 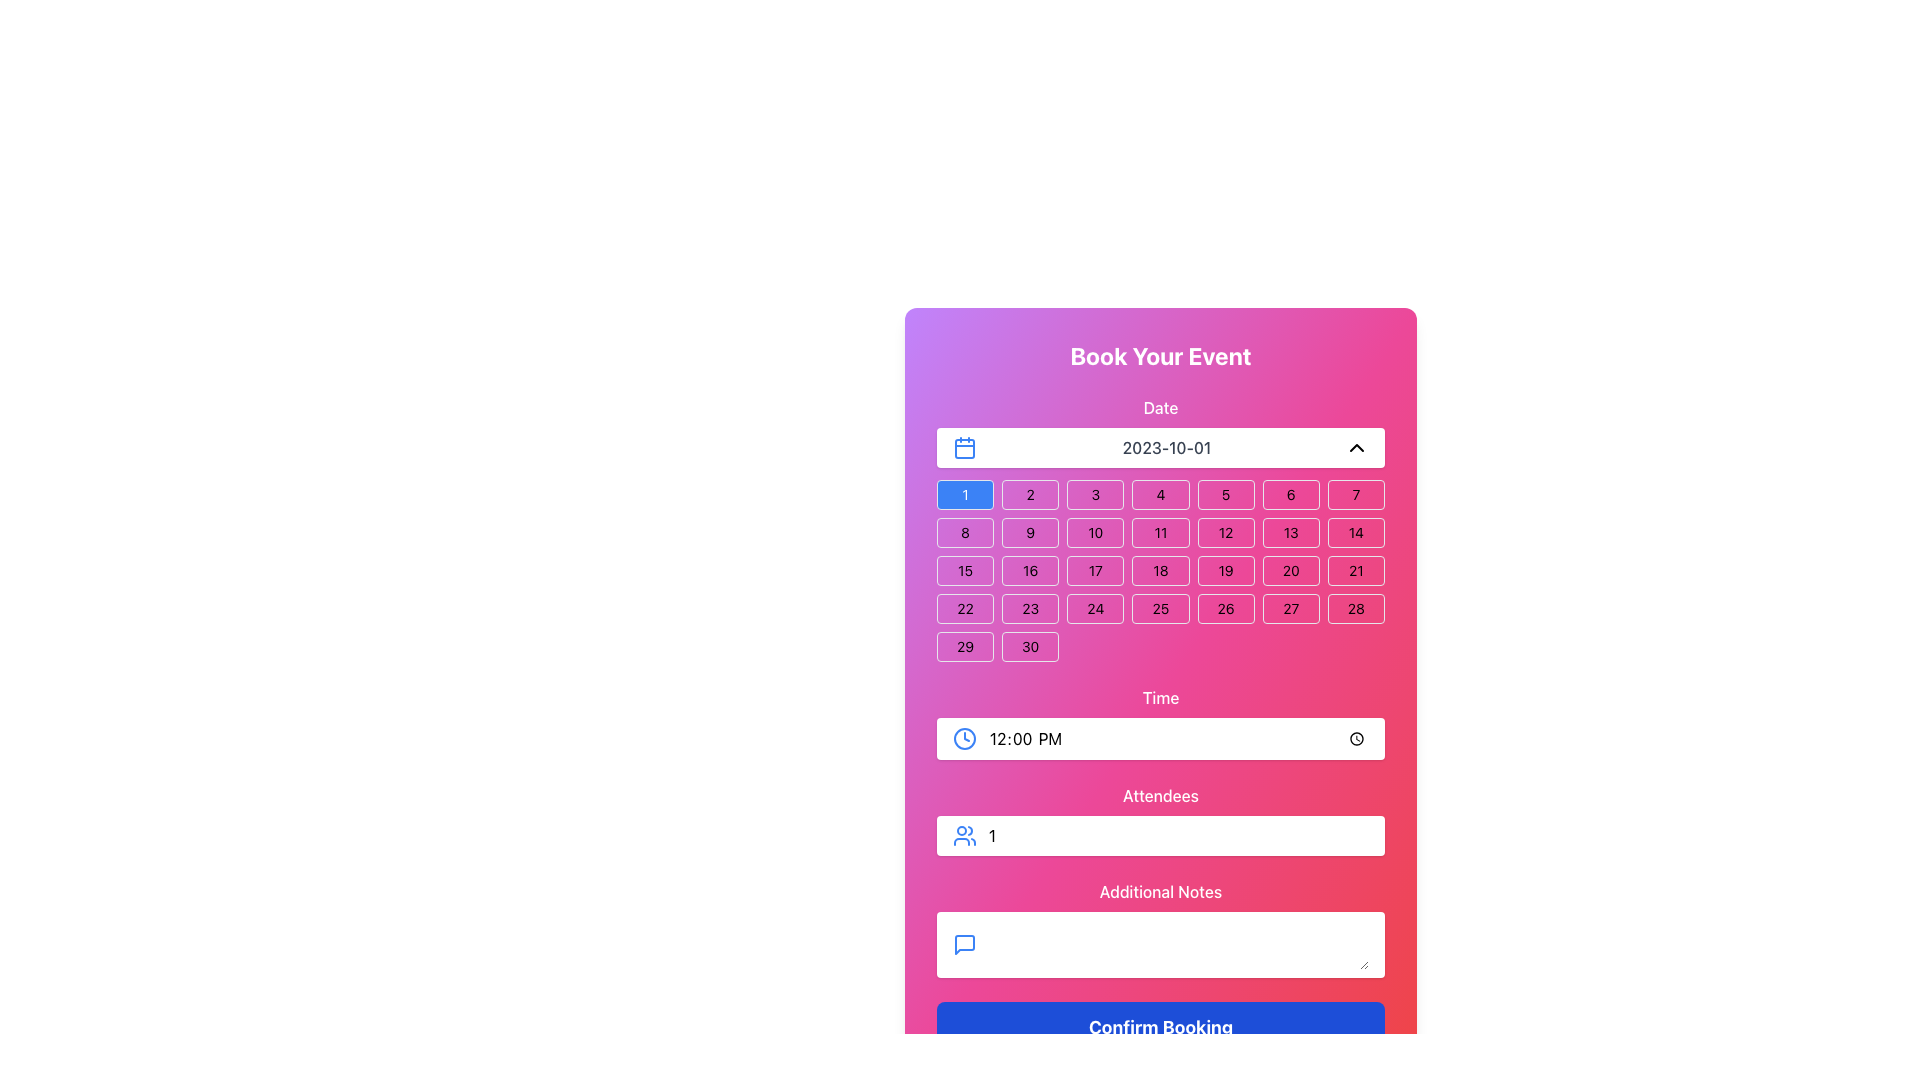 I want to click on the button labeled '4' in the date selection section of the calendar interface, so click(x=1161, y=494).